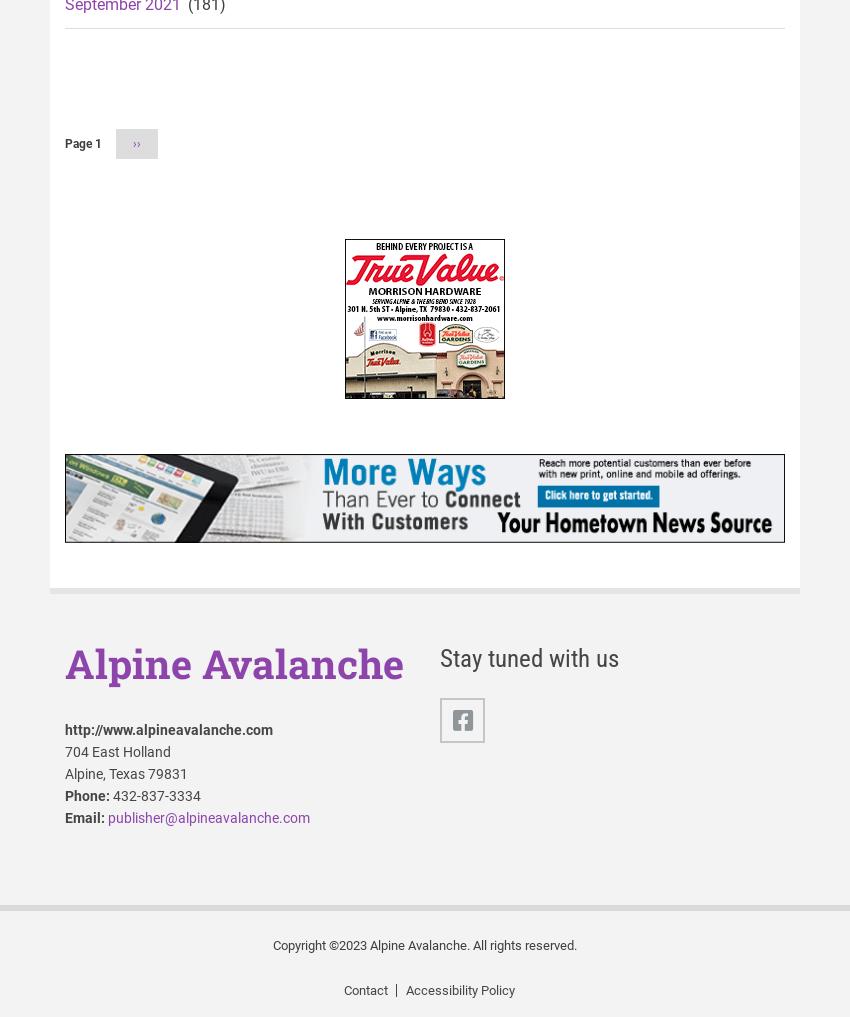  What do you see at coordinates (65, 795) in the screenshot?
I see `'Phone:'` at bounding box center [65, 795].